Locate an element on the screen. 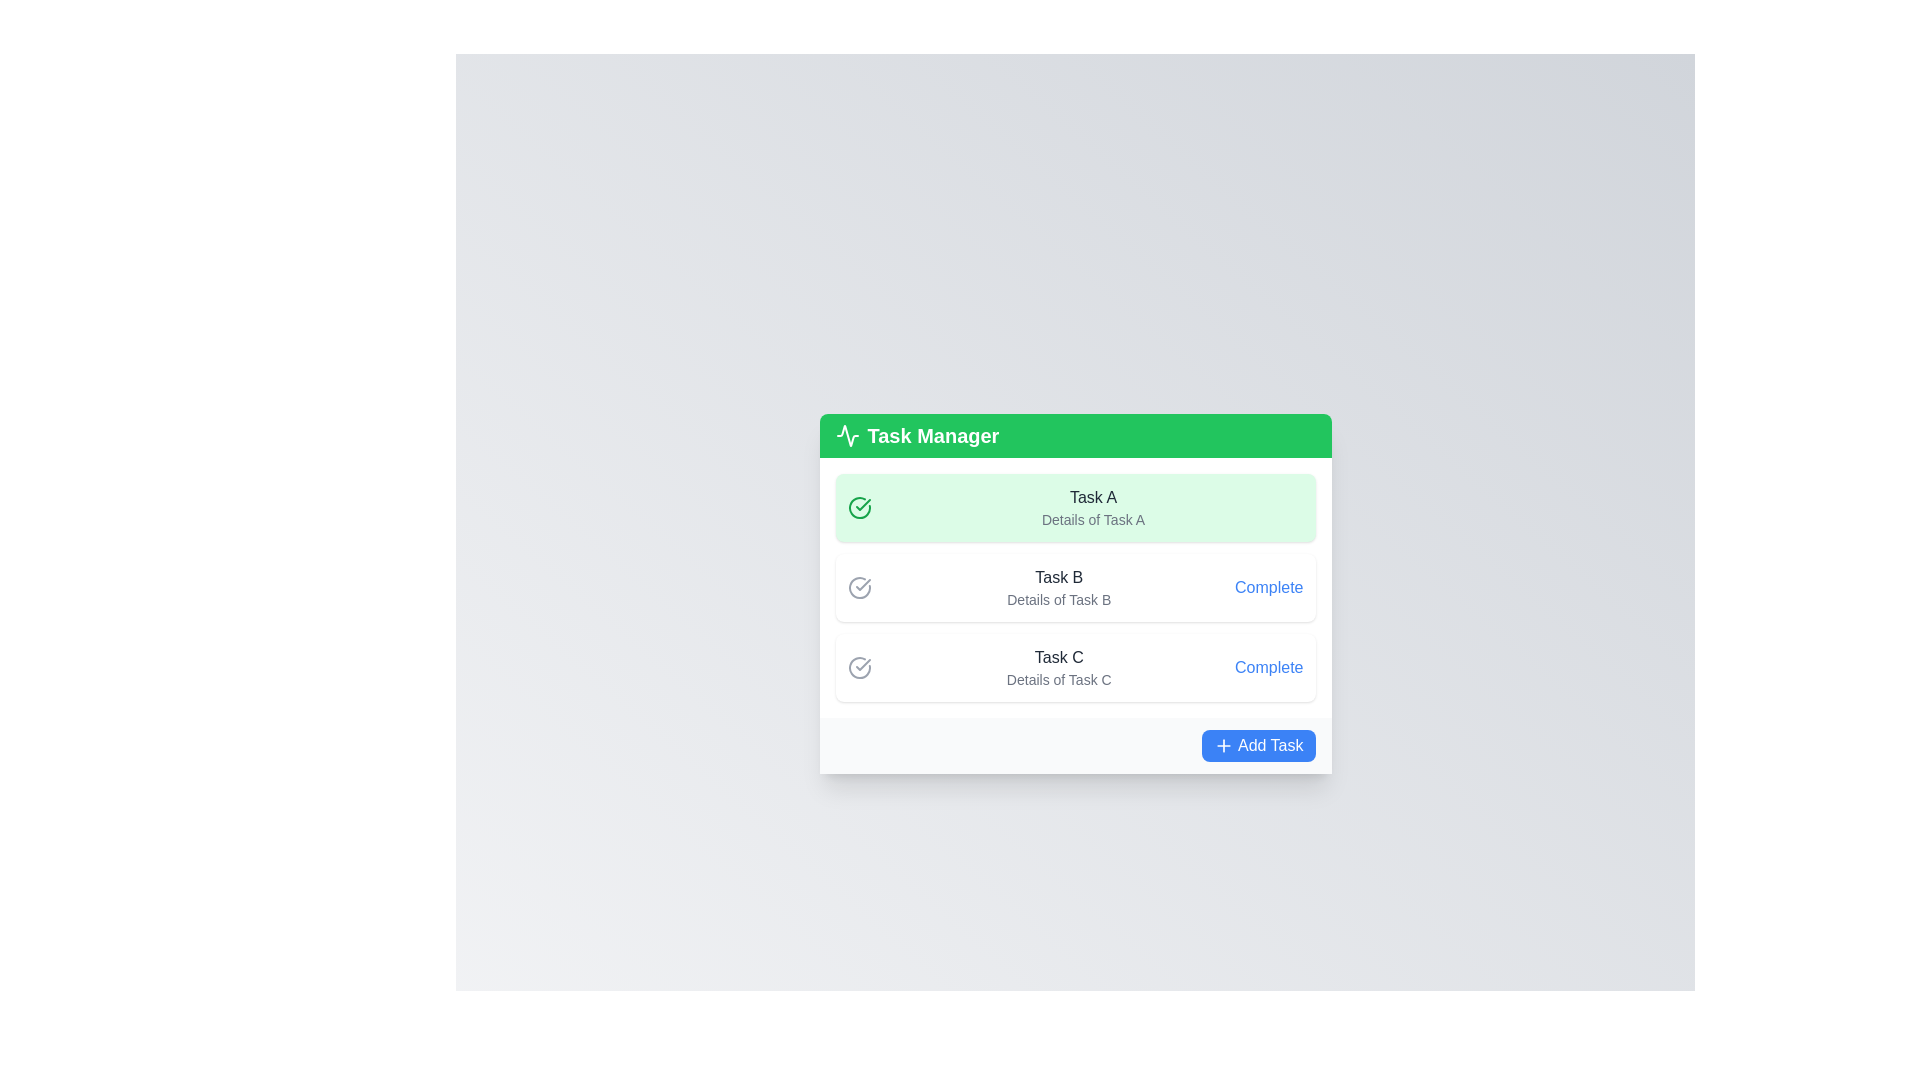 This screenshot has height=1080, width=1920. details from the text label that provides additional information about 'Task C'. This label is positioned directly below the 'Task C' label in the task details block is located at coordinates (1058, 678).